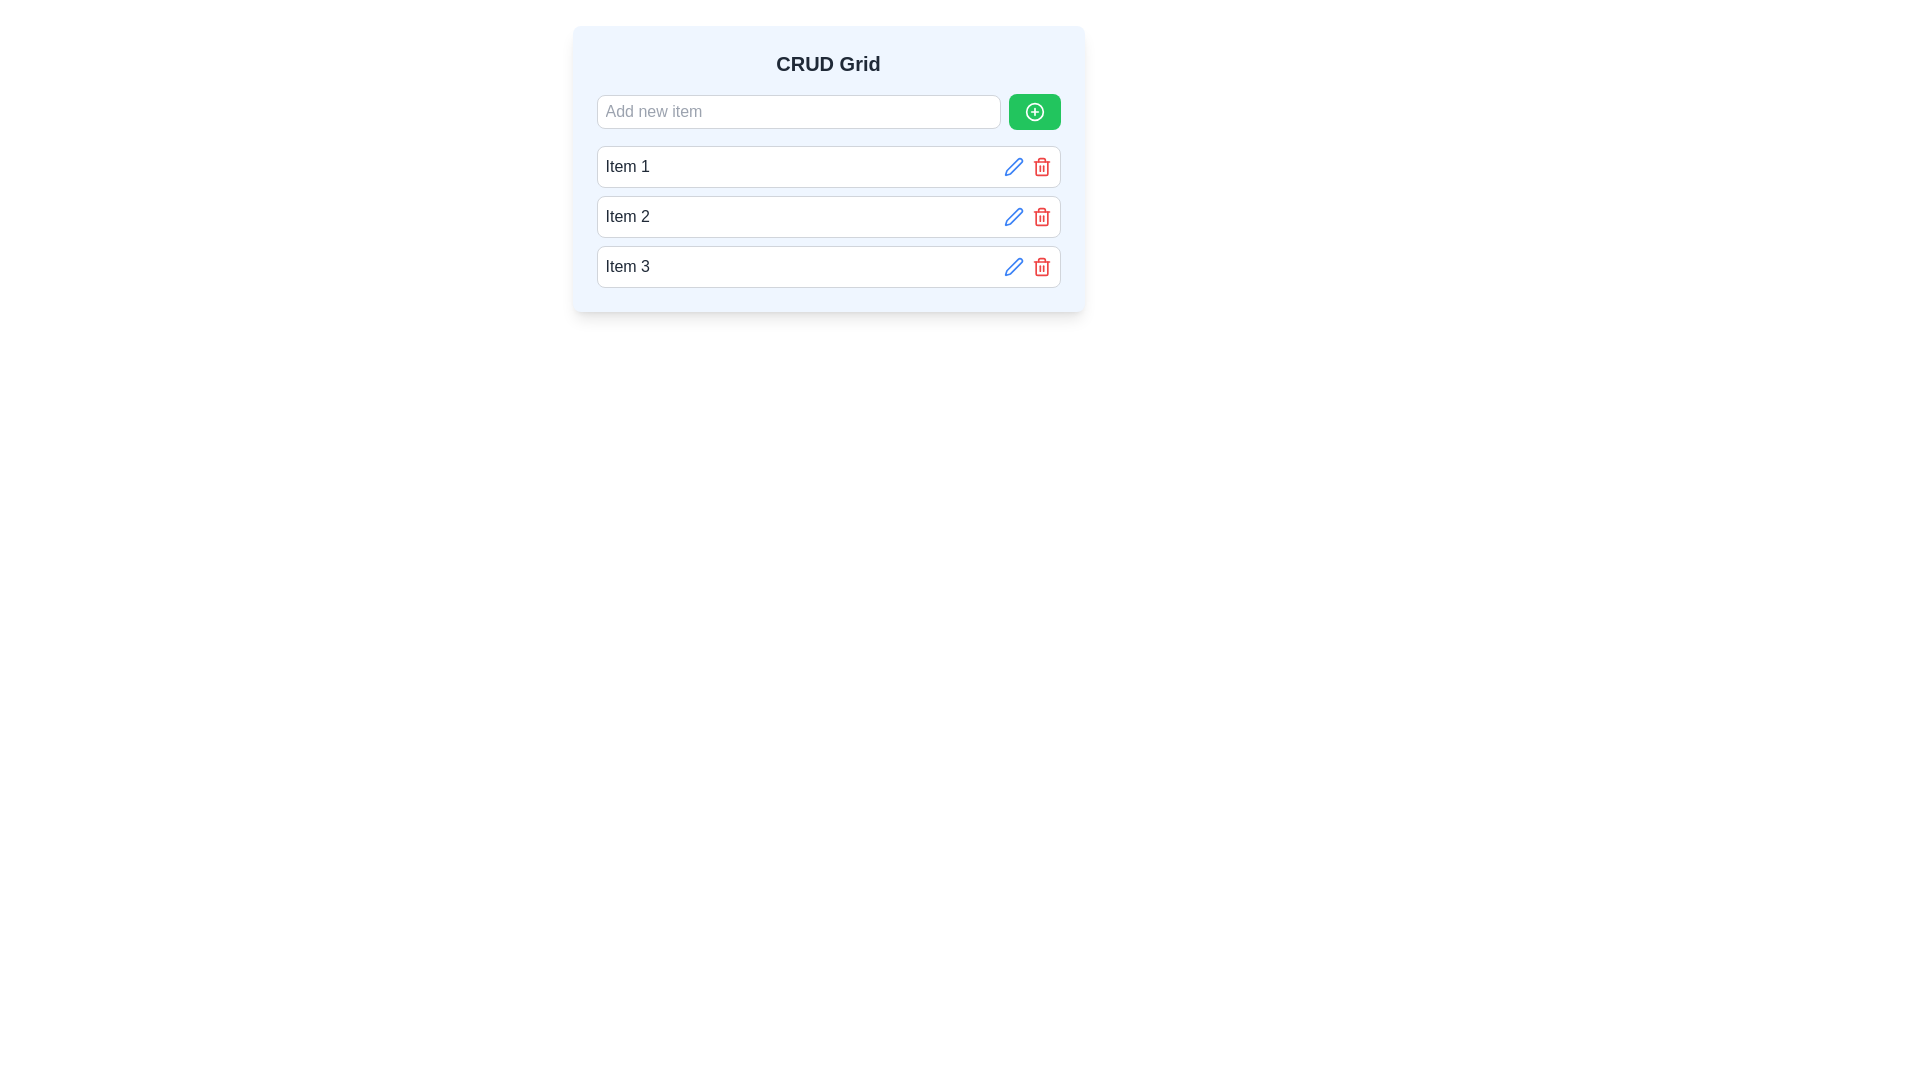 This screenshot has width=1920, height=1080. I want to click on the icon embedded within the green button located at the top-right section of the 'CRUD Grid' header, so click(1034, 111).